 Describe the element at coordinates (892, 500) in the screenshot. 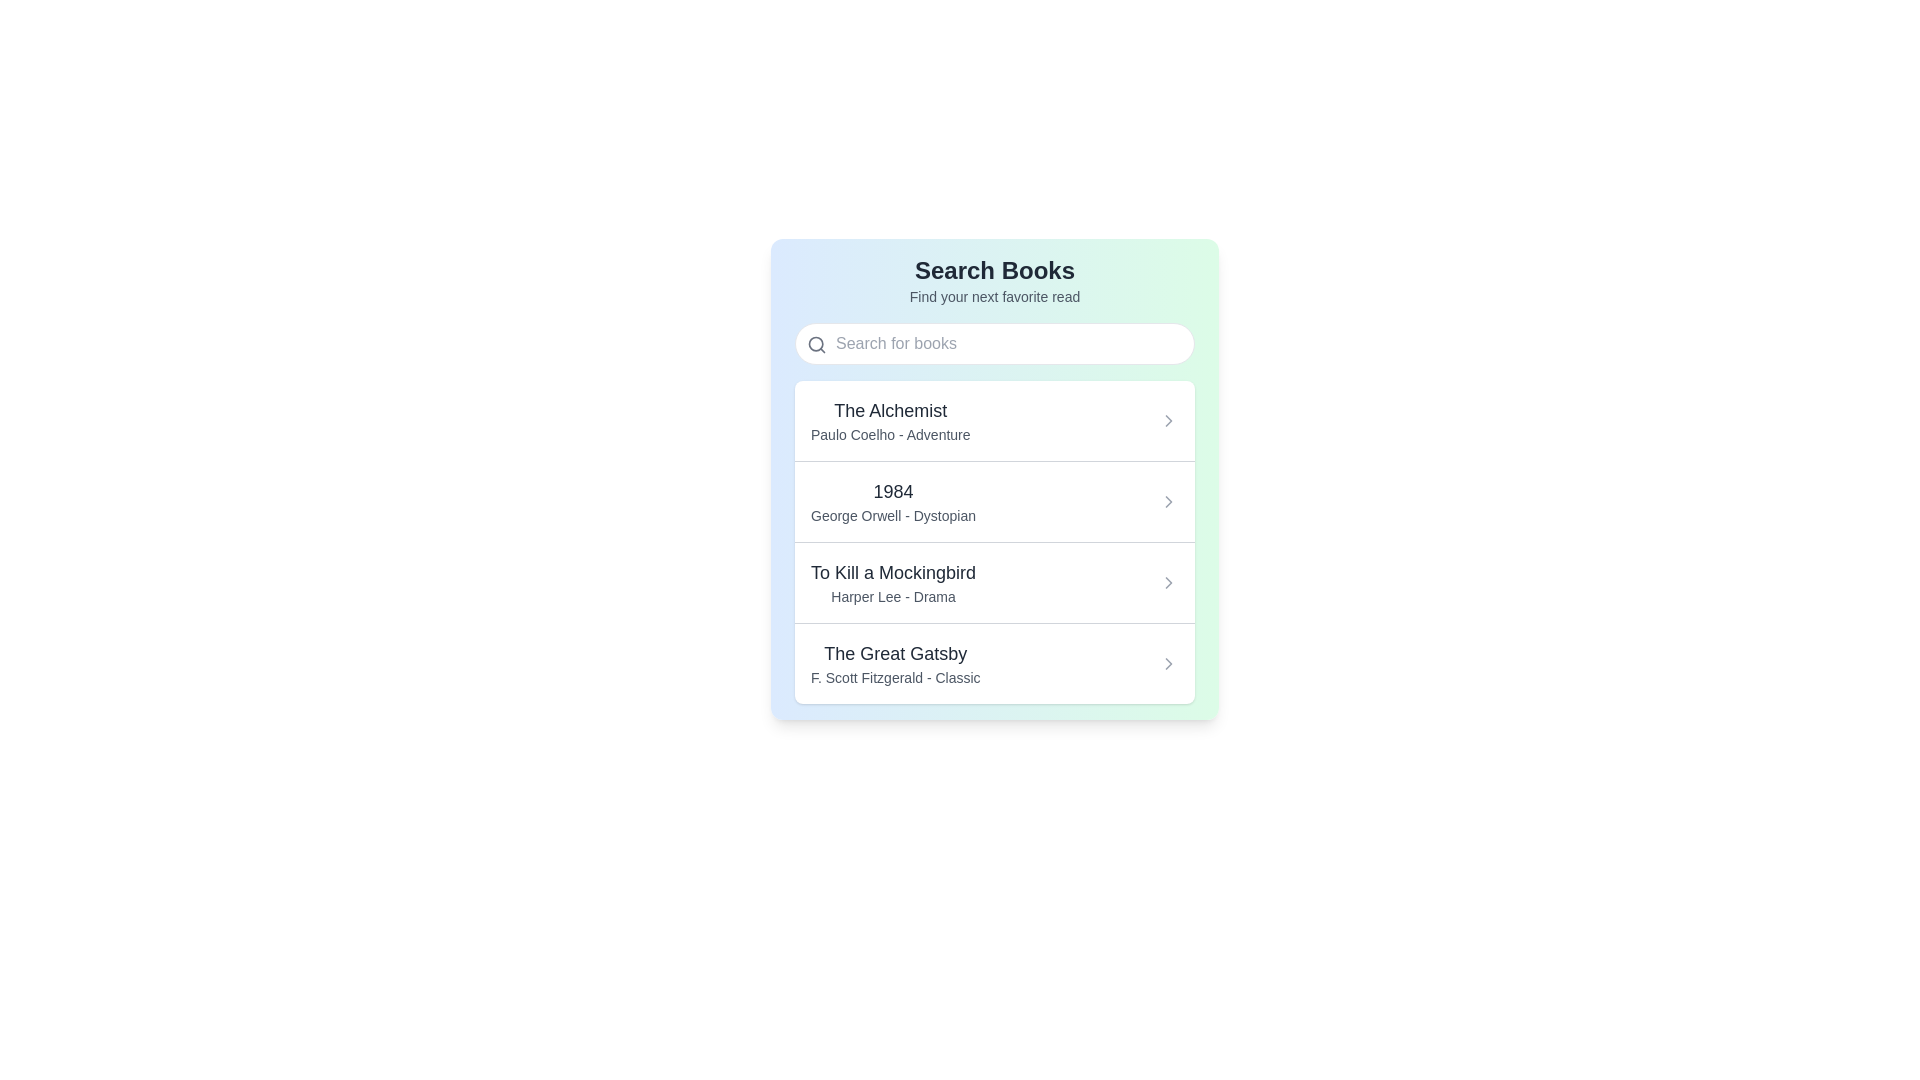

I see `the list item displaying '1984' by George Orwell` at that location.